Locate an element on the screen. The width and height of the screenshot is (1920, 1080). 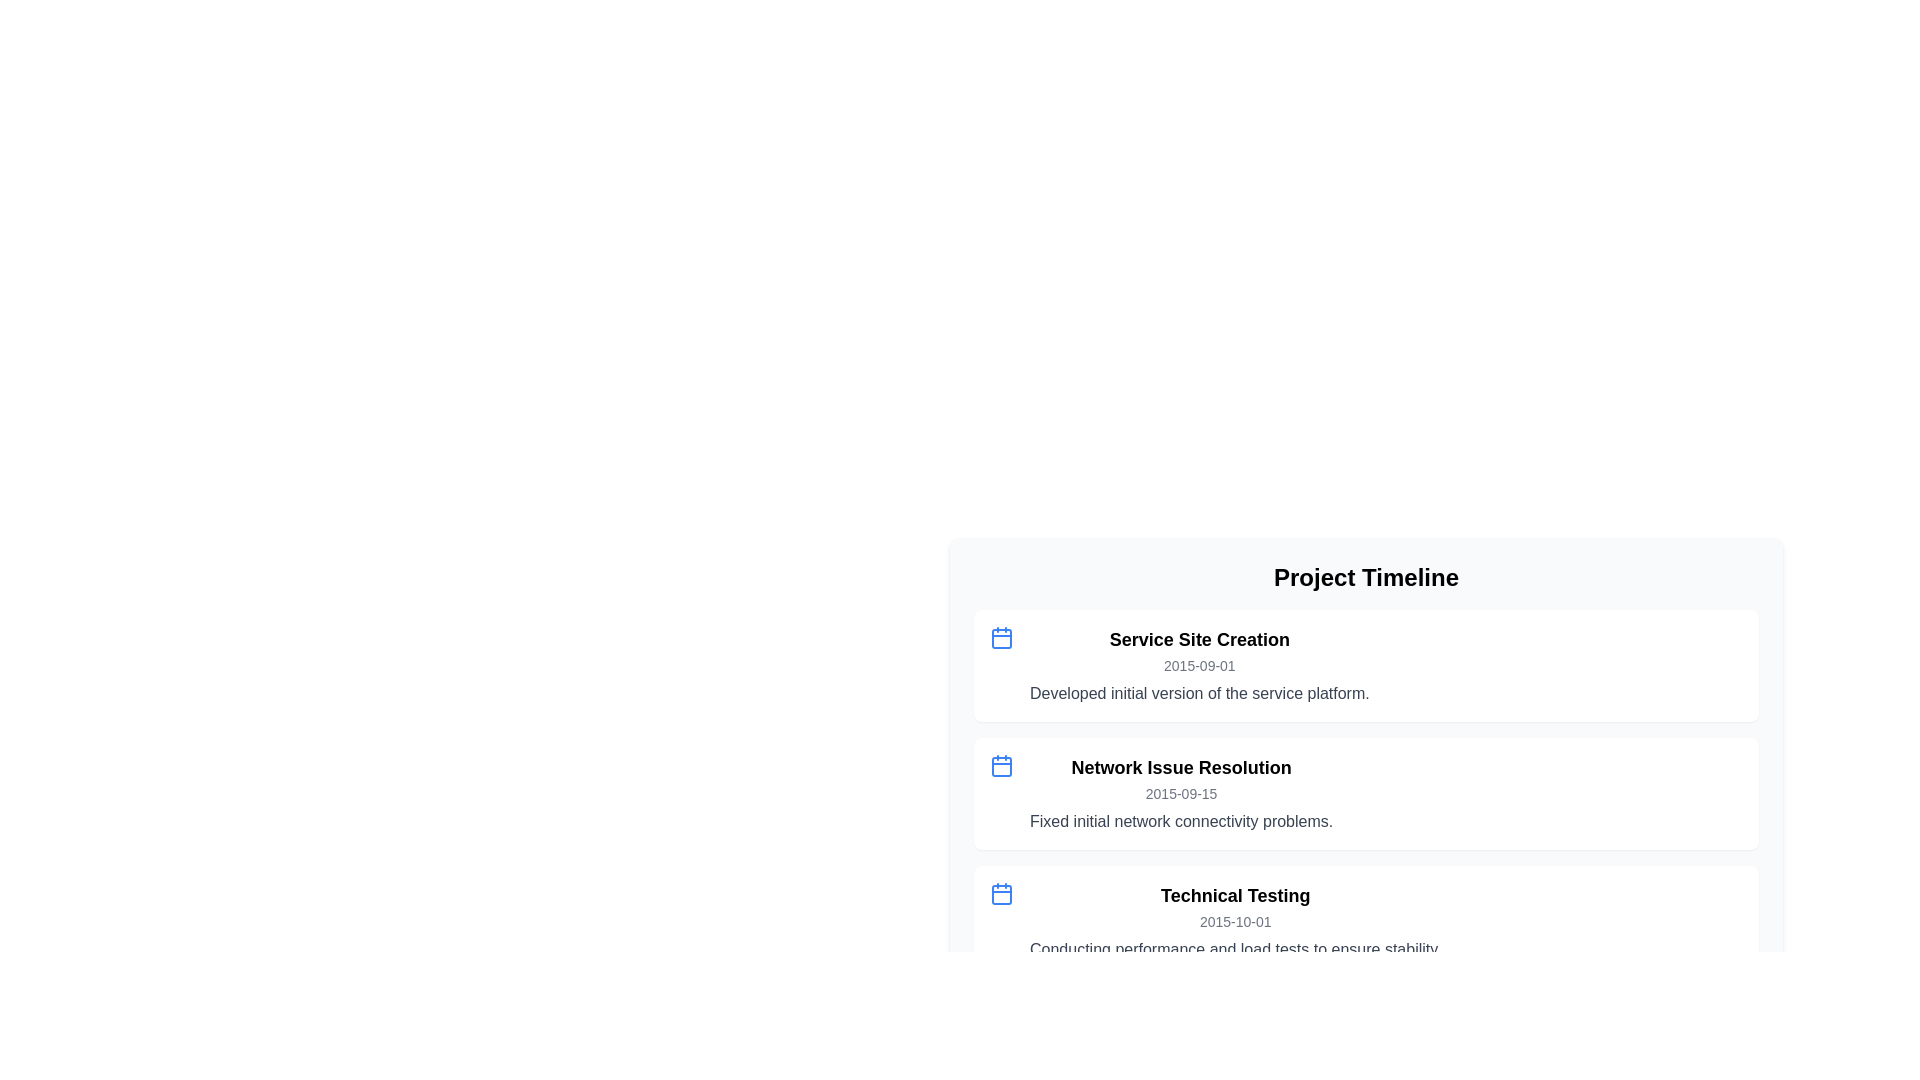
text display showing the date '2015-09-15' located below the title 'Network Issue Resolution' in a timeline interface is located at coordinates (1181, 793).